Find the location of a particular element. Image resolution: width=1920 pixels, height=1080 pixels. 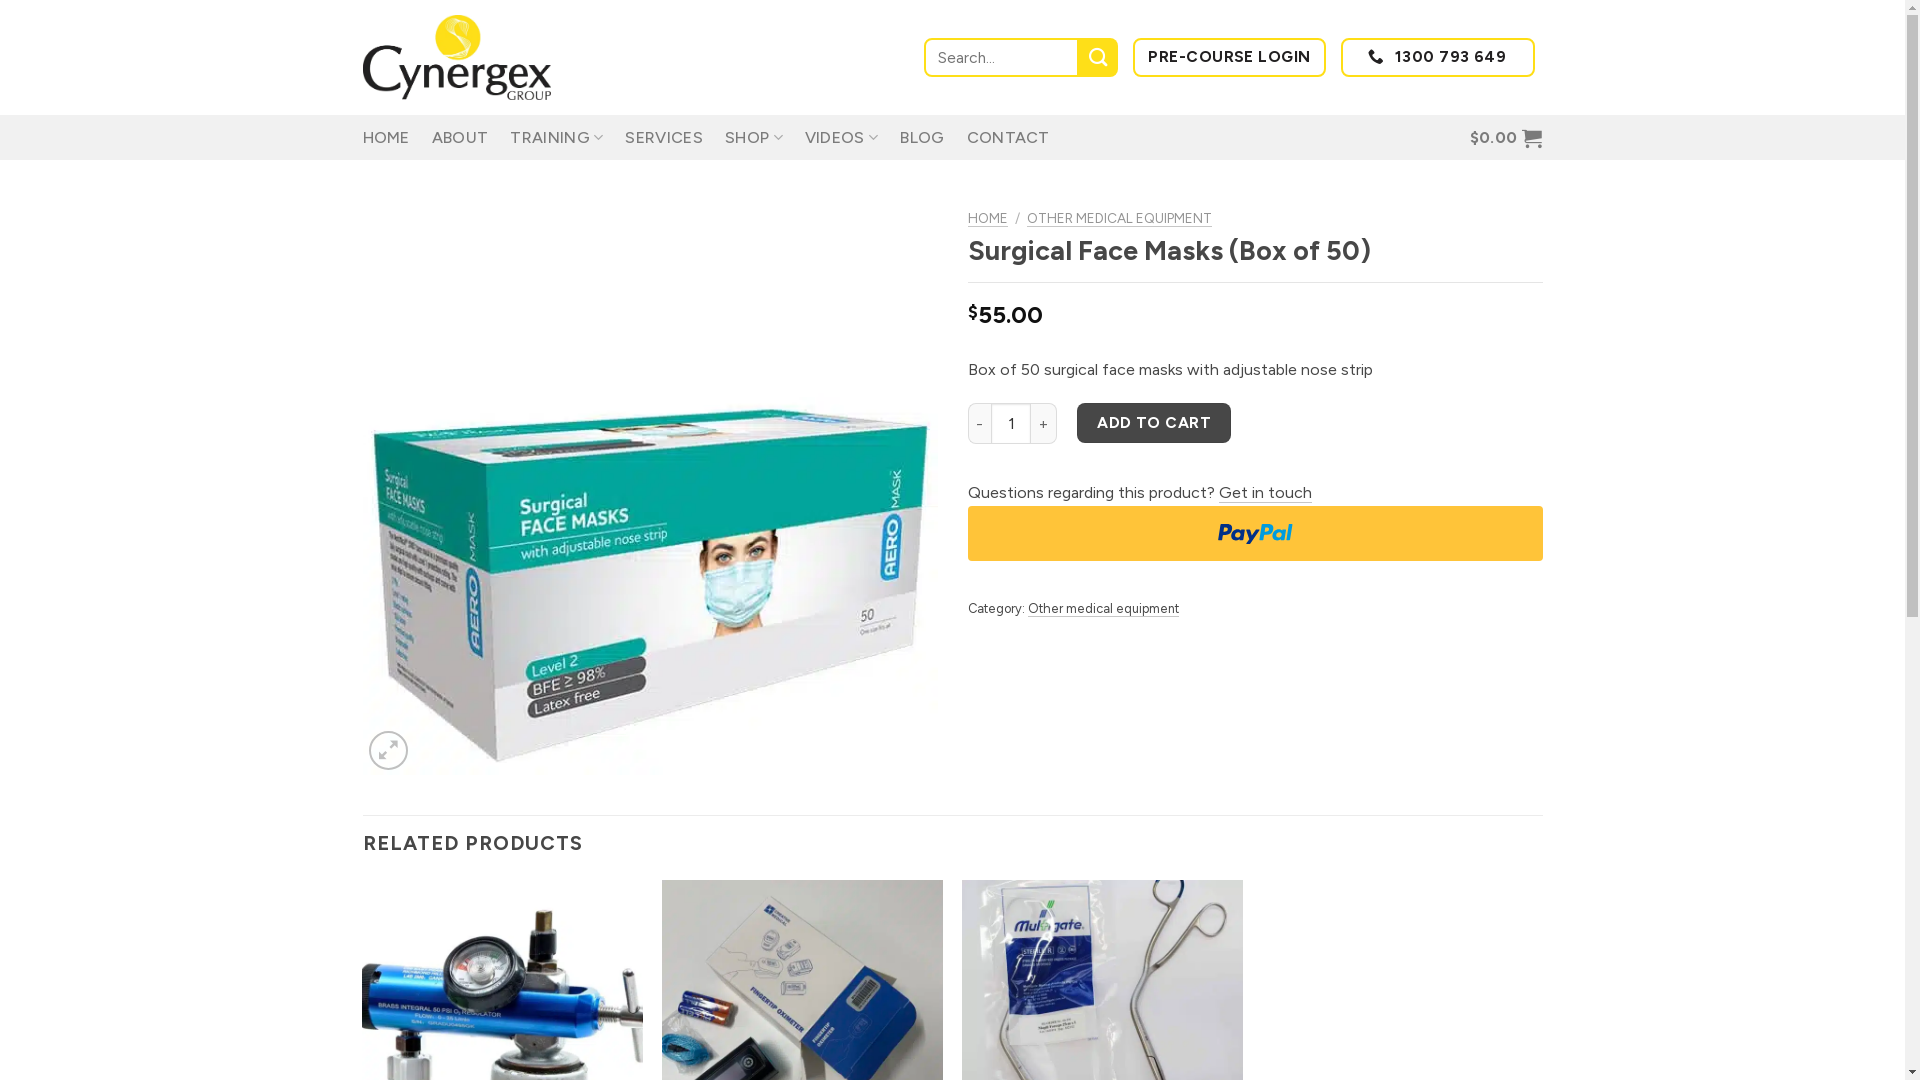

'ADD TO CART' is located at coordinates (1153, 421).